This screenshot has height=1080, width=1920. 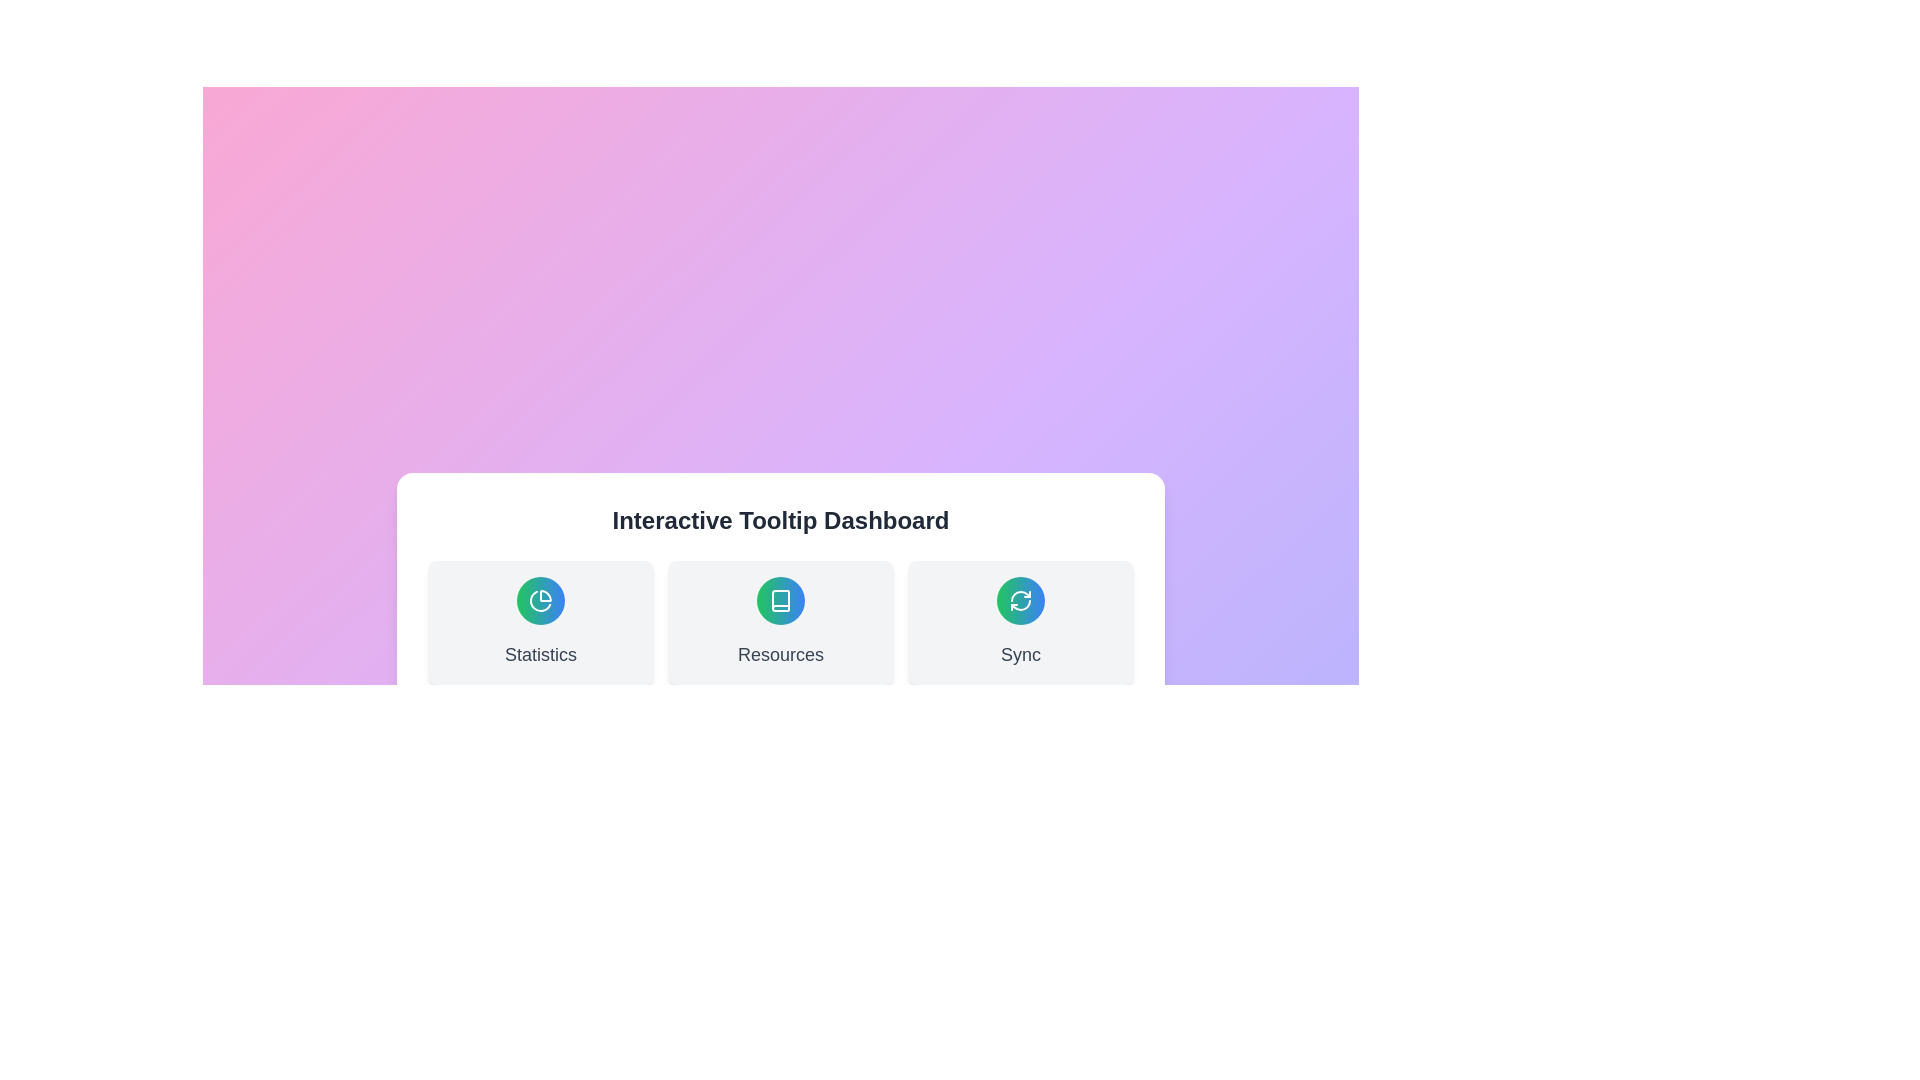 I want to click on the middle button-like section in the three-column grid layout, positioned between 'Statistics' and 'Sync', to activate its hover effects, so click(x=780, y=622).